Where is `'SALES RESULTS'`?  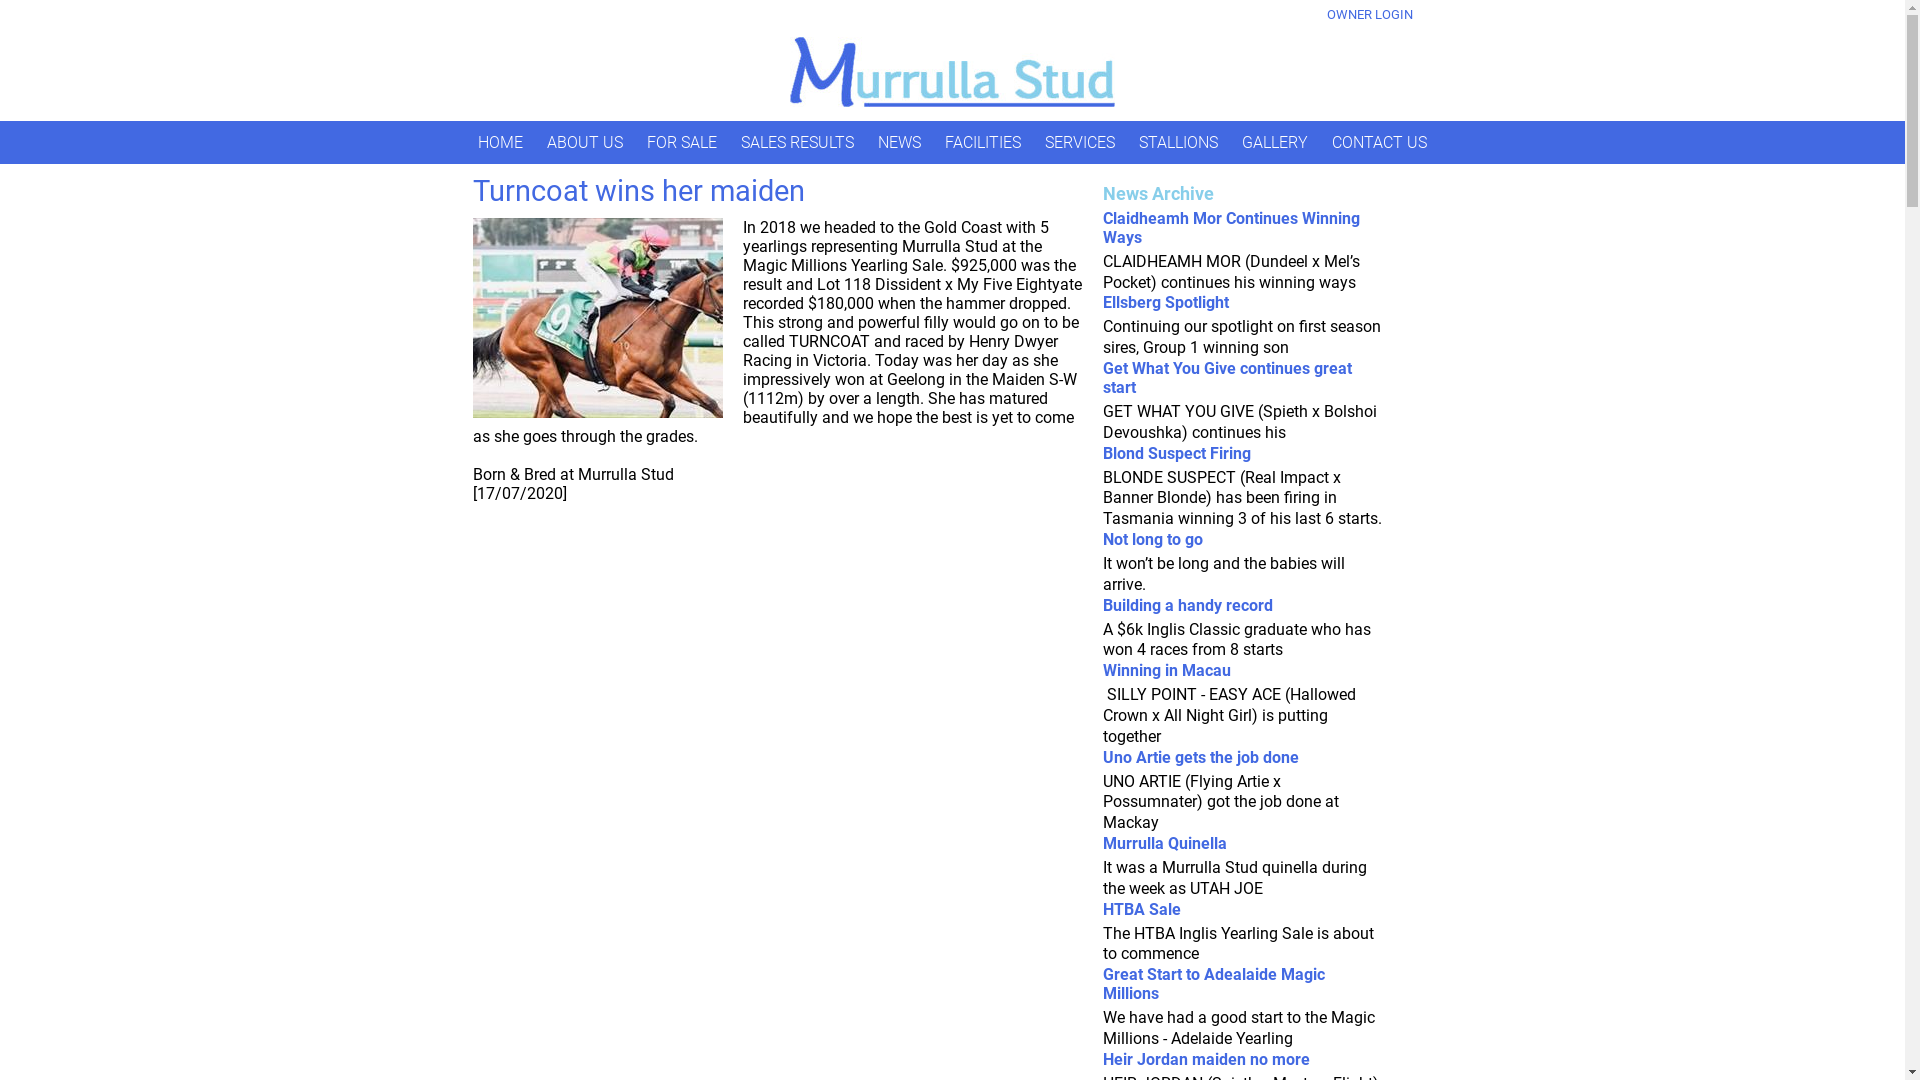
'SALES RESULTS' is located at coordinates (802, 141).